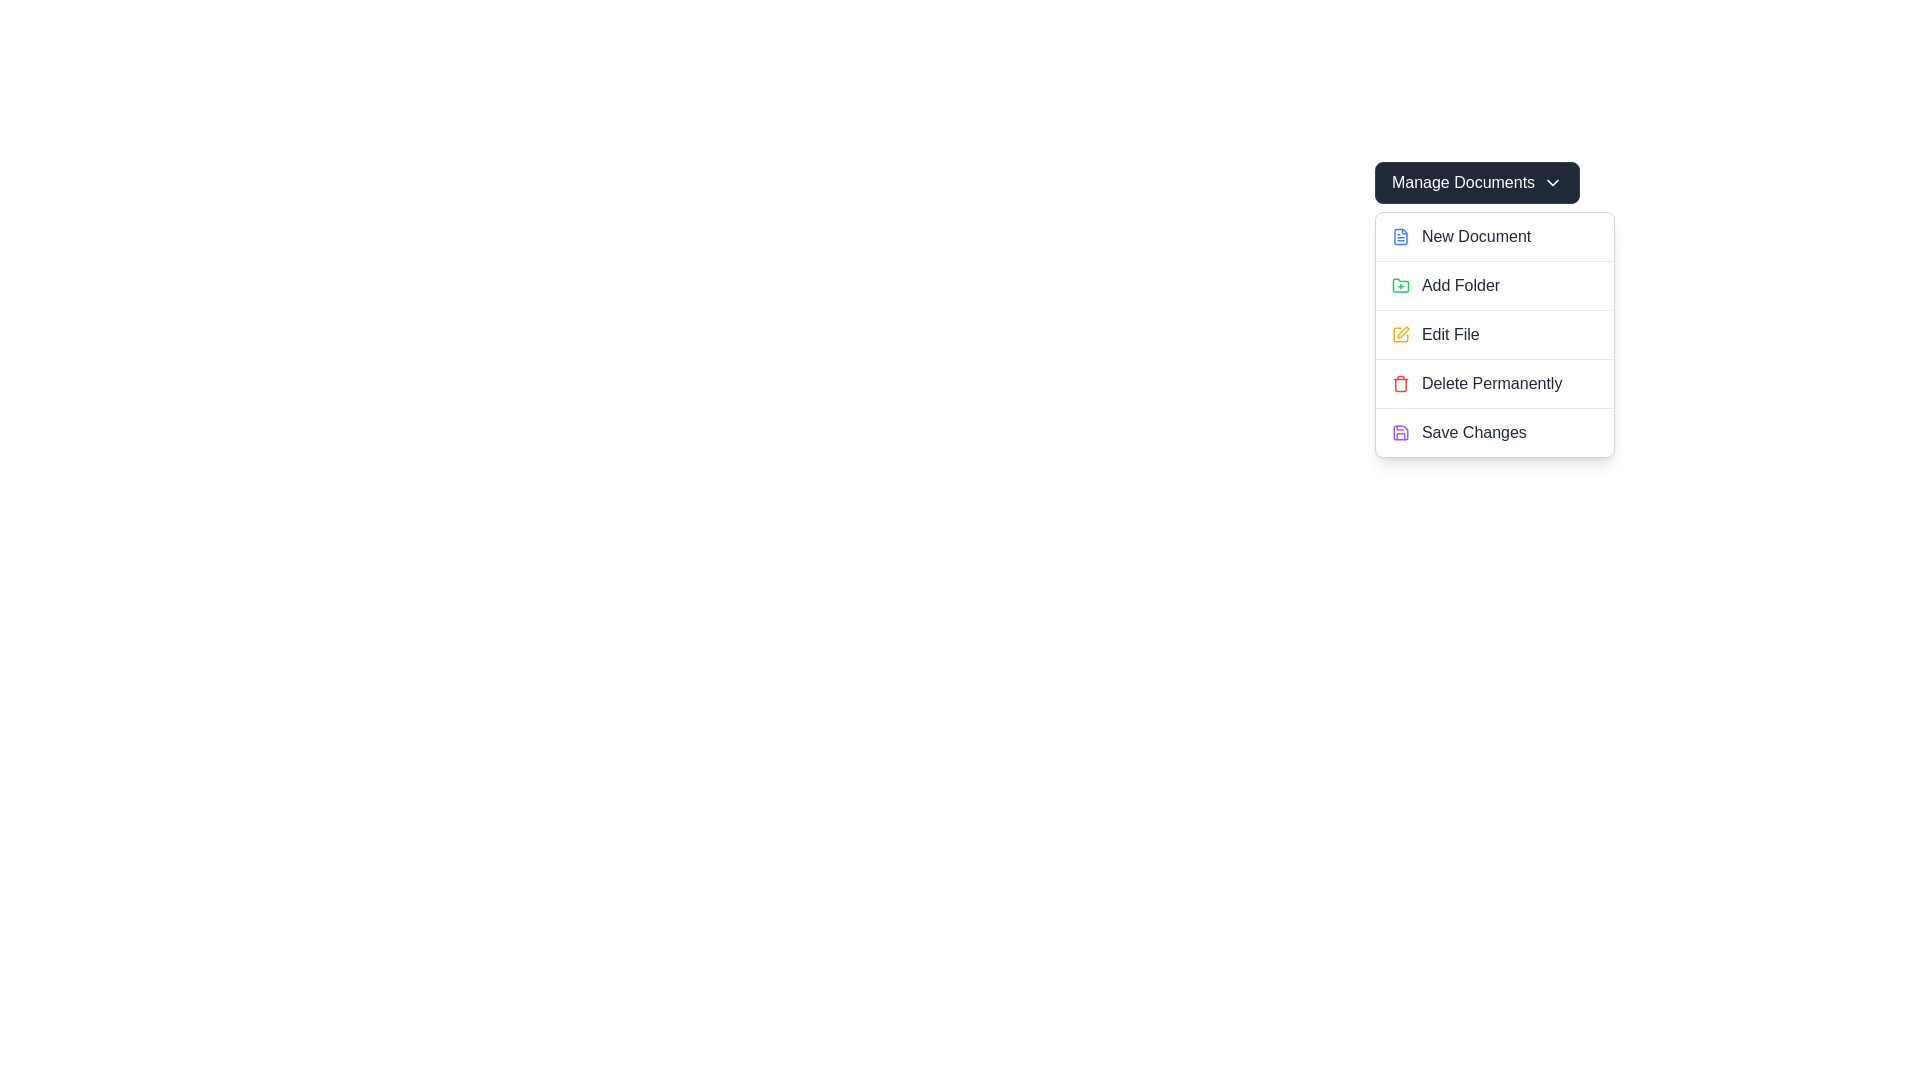  What do you see at coordinates (1399, 285) in the screenshot?
I see `the folder icon located in the second row of the action menu, which is positioned to the left of the text label 'Add Folder'` at bounding box center [1399, 285].